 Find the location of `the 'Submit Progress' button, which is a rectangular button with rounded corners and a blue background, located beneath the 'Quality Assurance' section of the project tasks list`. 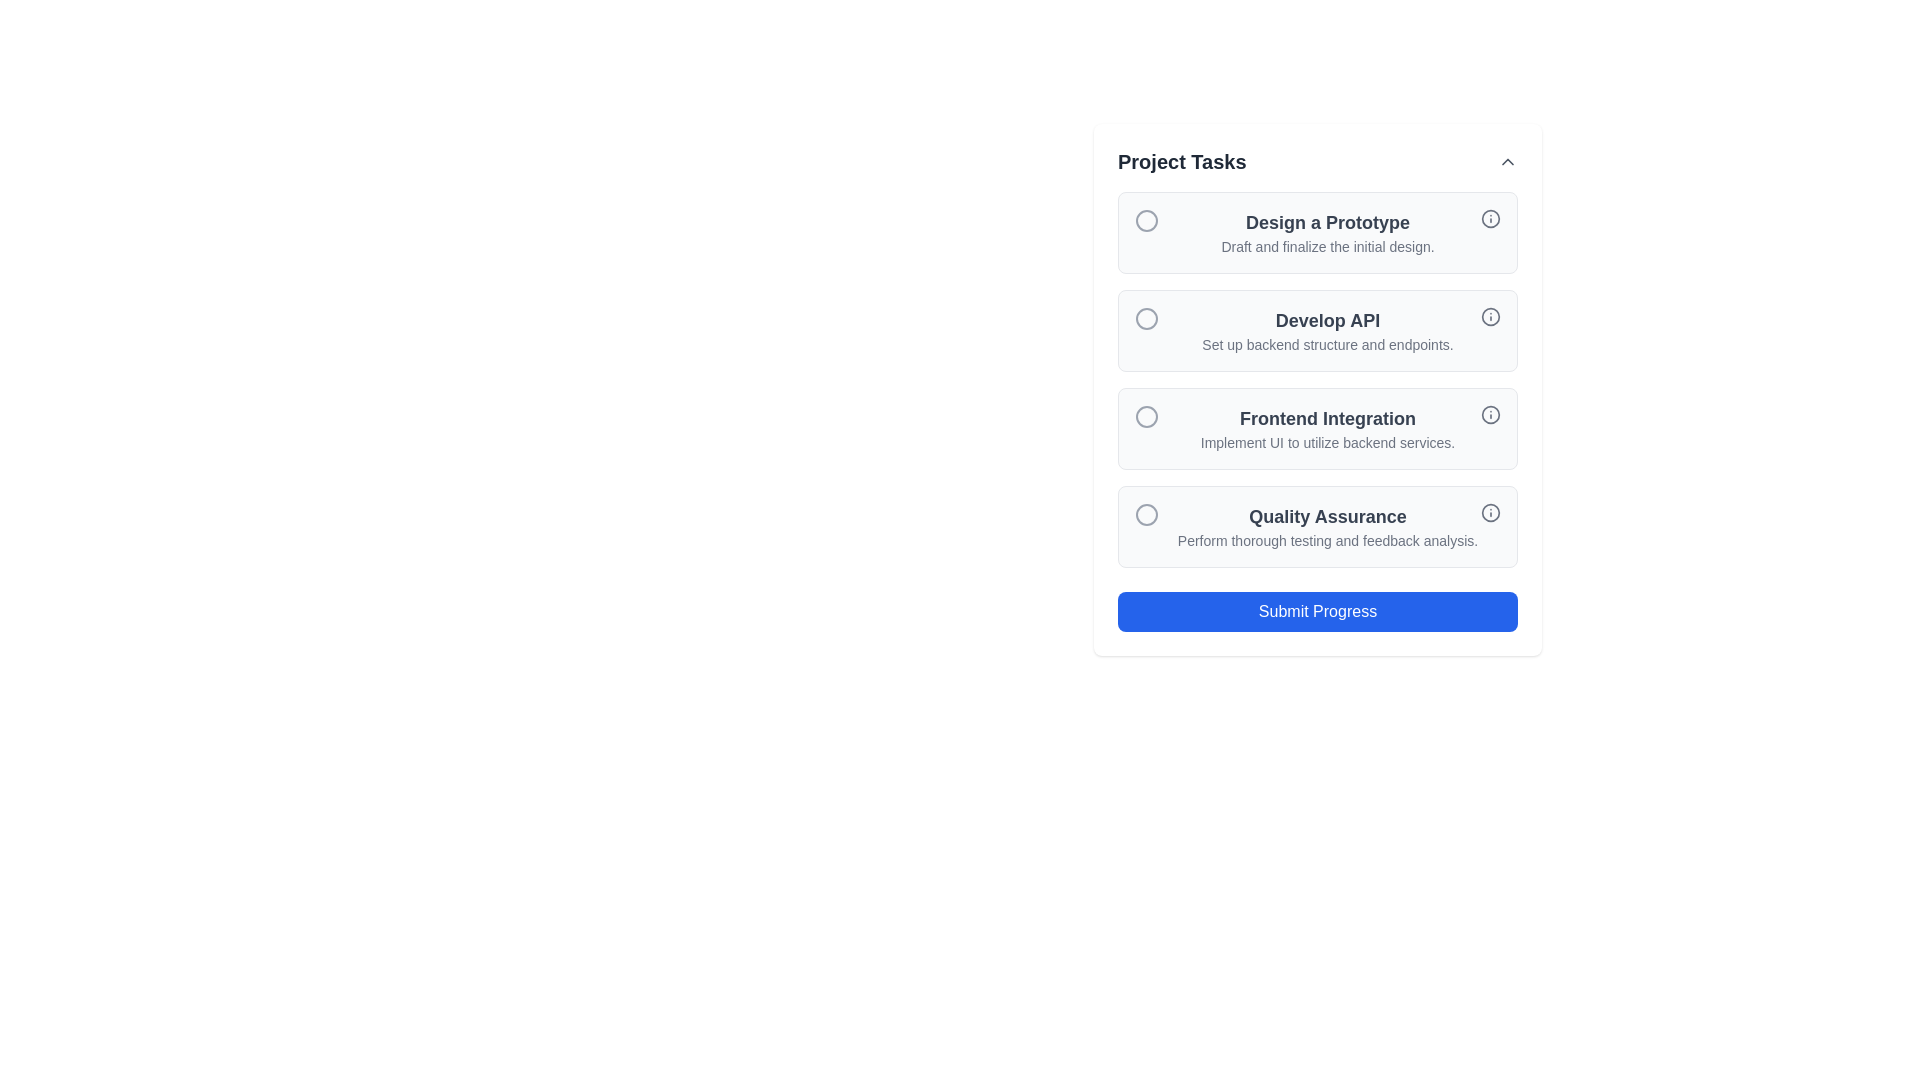

the 'Submit Progress' button, which is a rectangular button with rounded corners and a blue background, located beneath the 'Quality Assurance' section of the project tasks list is located at coordinates (1318, 611).